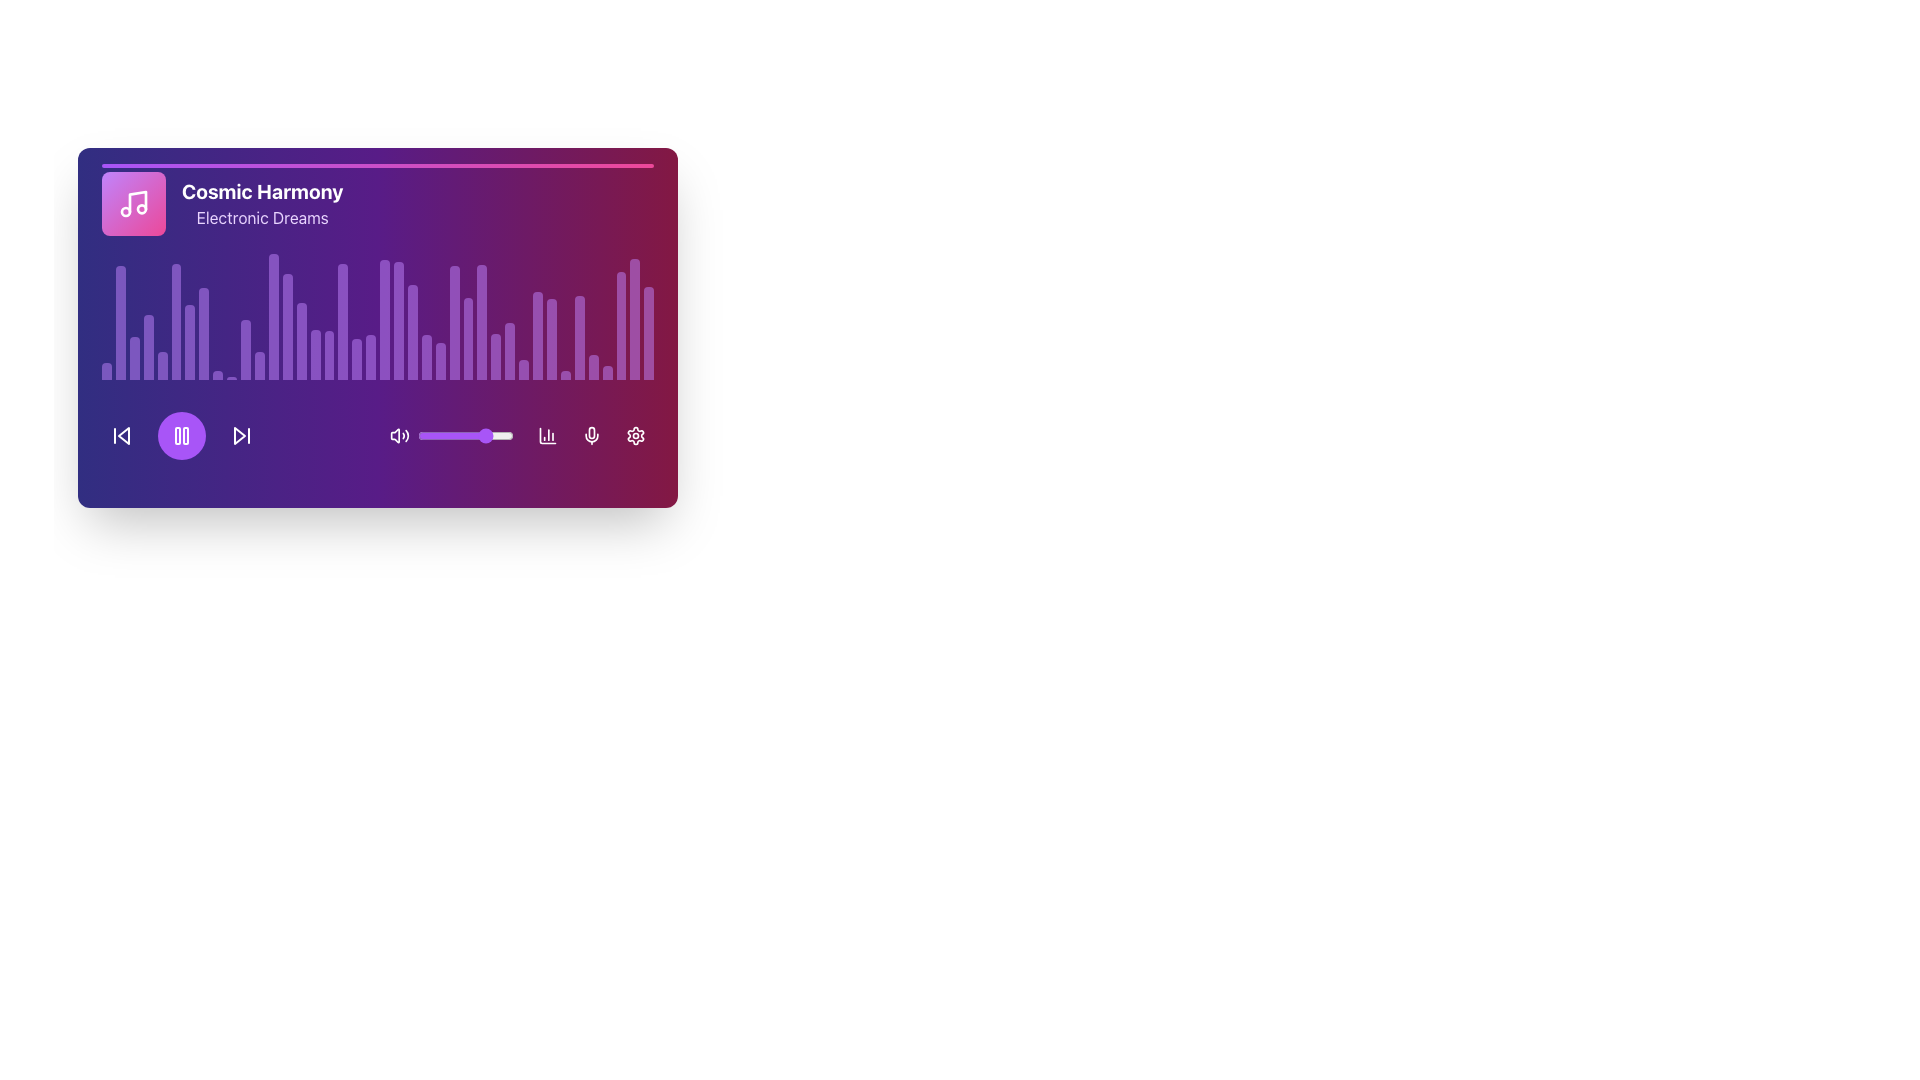  I want to click on the volume level, so click(445, 434).